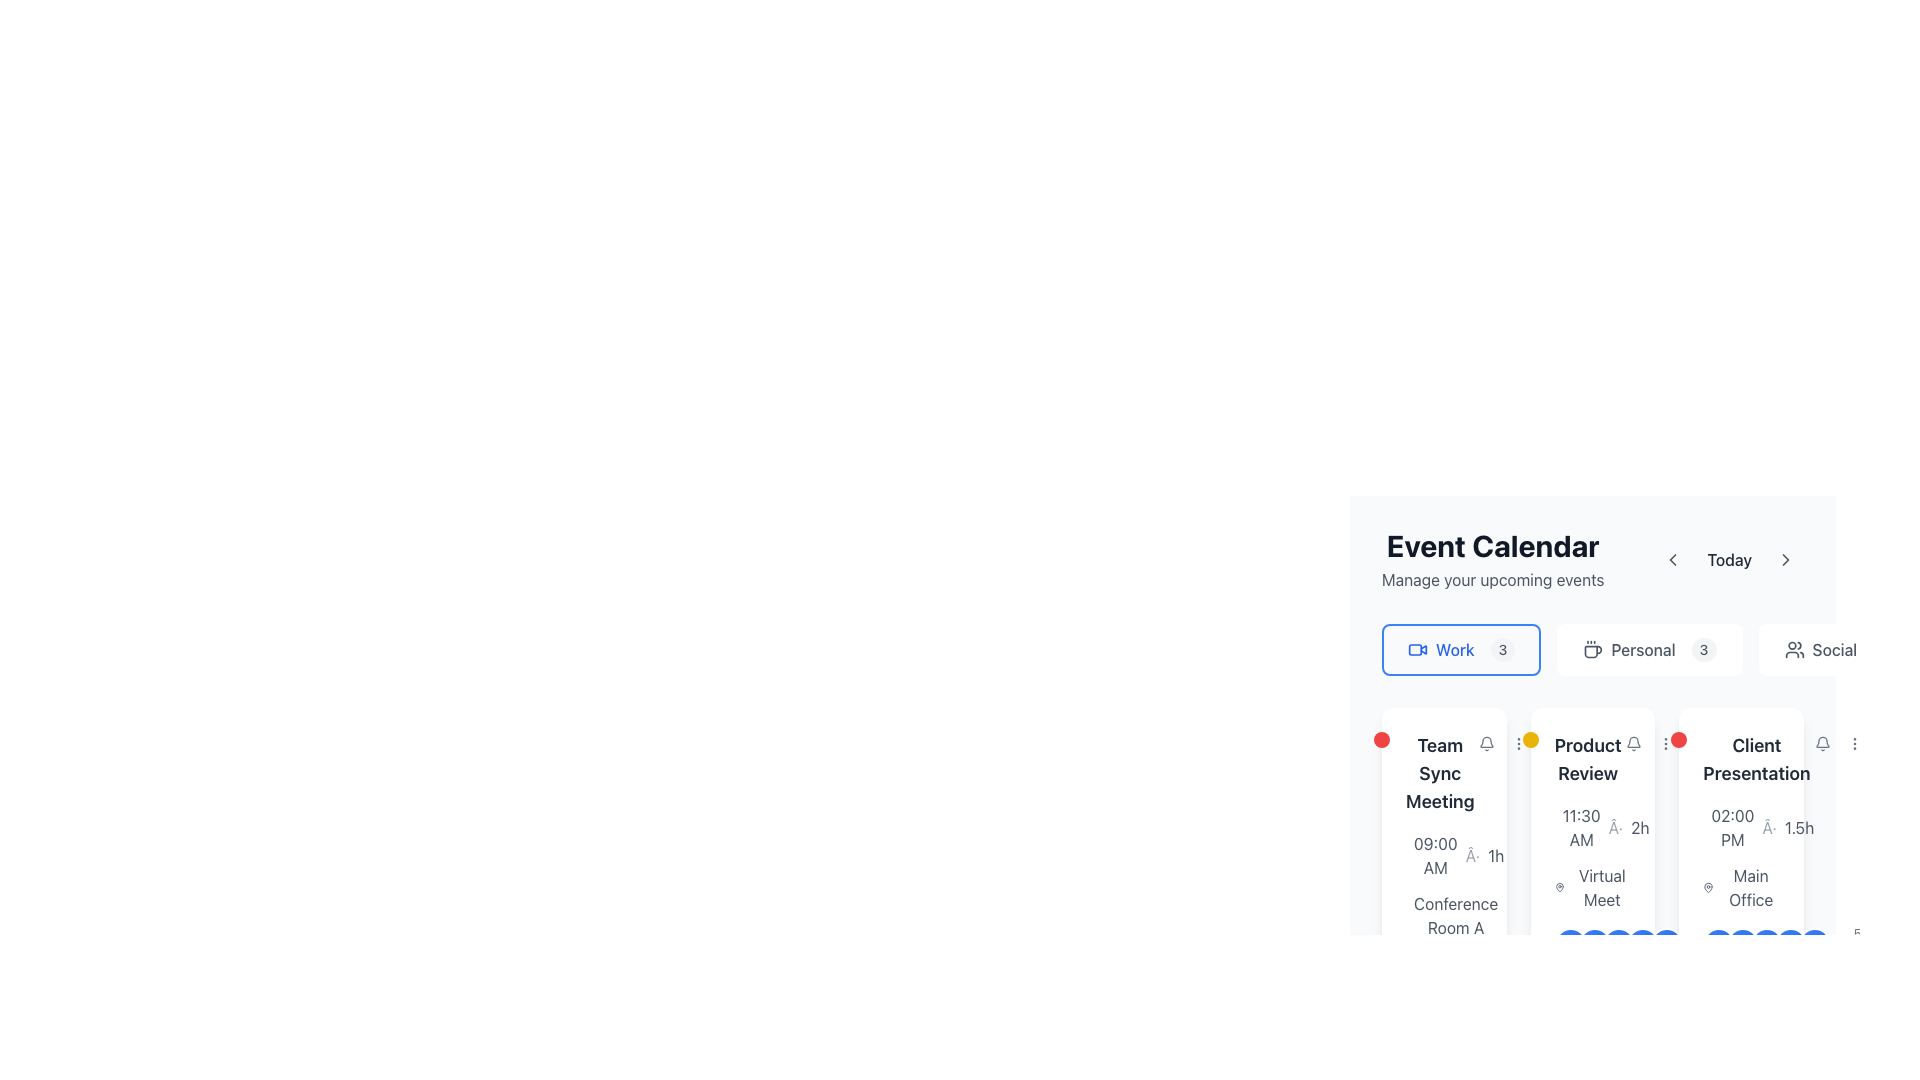 This screenshot has height=1080, width=1920. I want to click on the text displaying the time '11:30 AM' followed by '2h' within the 'Product Review' card to understand the schedule, so click(1592, 828).